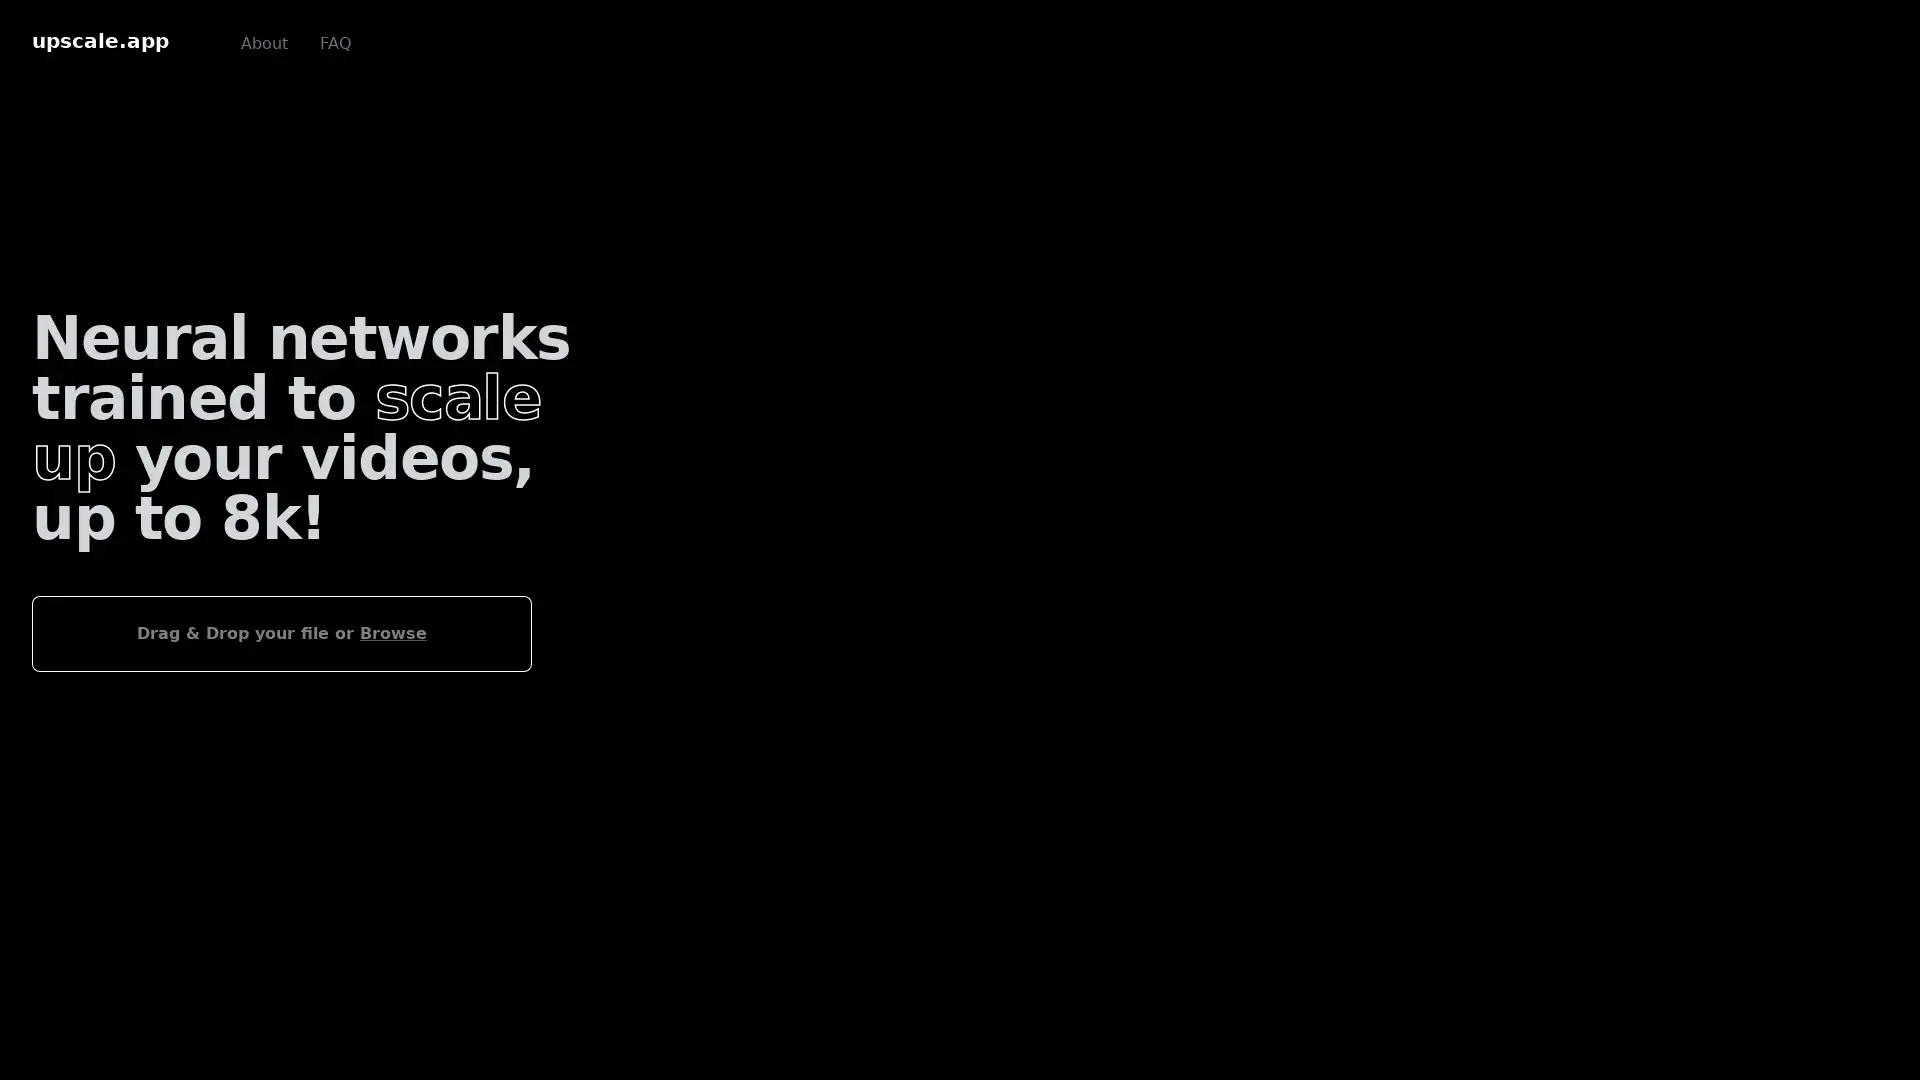 The height and width of the screenshot is (1080, 1920). I want to click on Choose File, so click(39, 597).